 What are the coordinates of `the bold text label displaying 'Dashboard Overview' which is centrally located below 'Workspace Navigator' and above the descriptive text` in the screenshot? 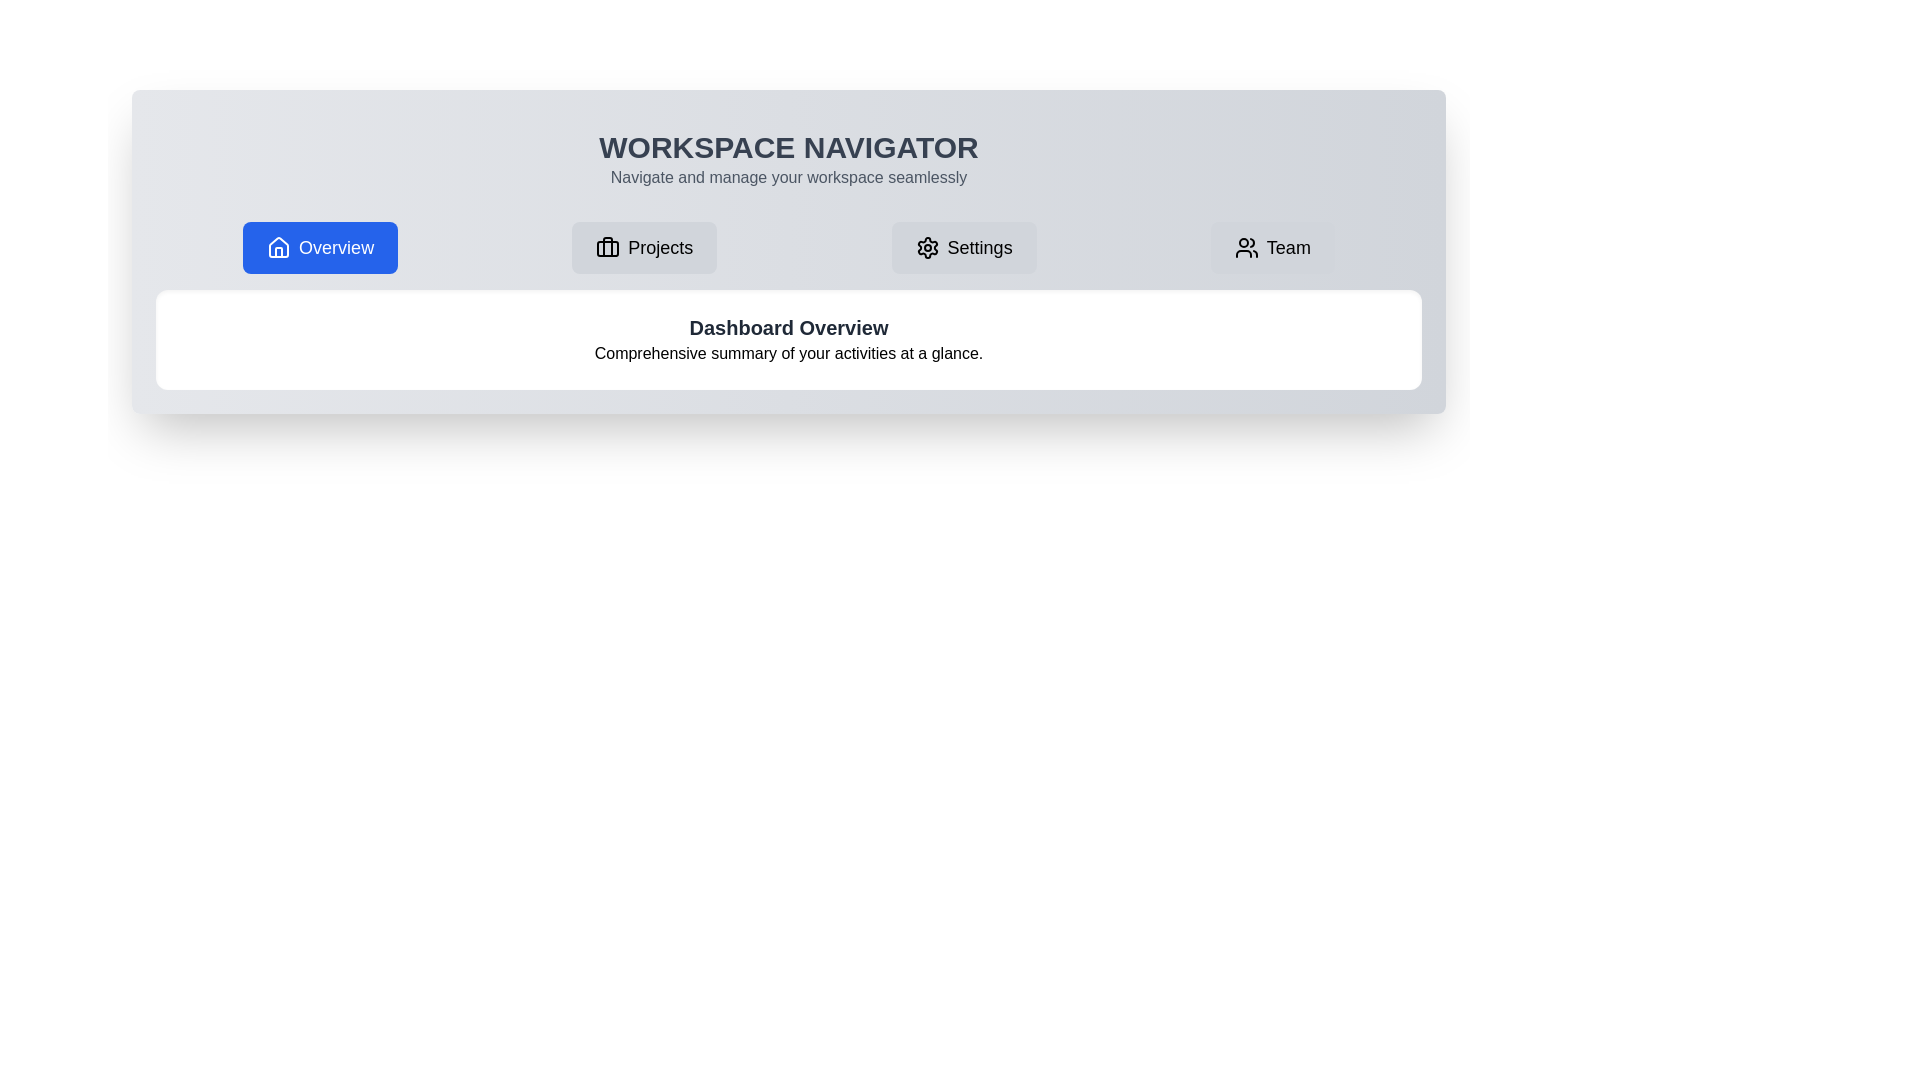 It's located at (787, 326).